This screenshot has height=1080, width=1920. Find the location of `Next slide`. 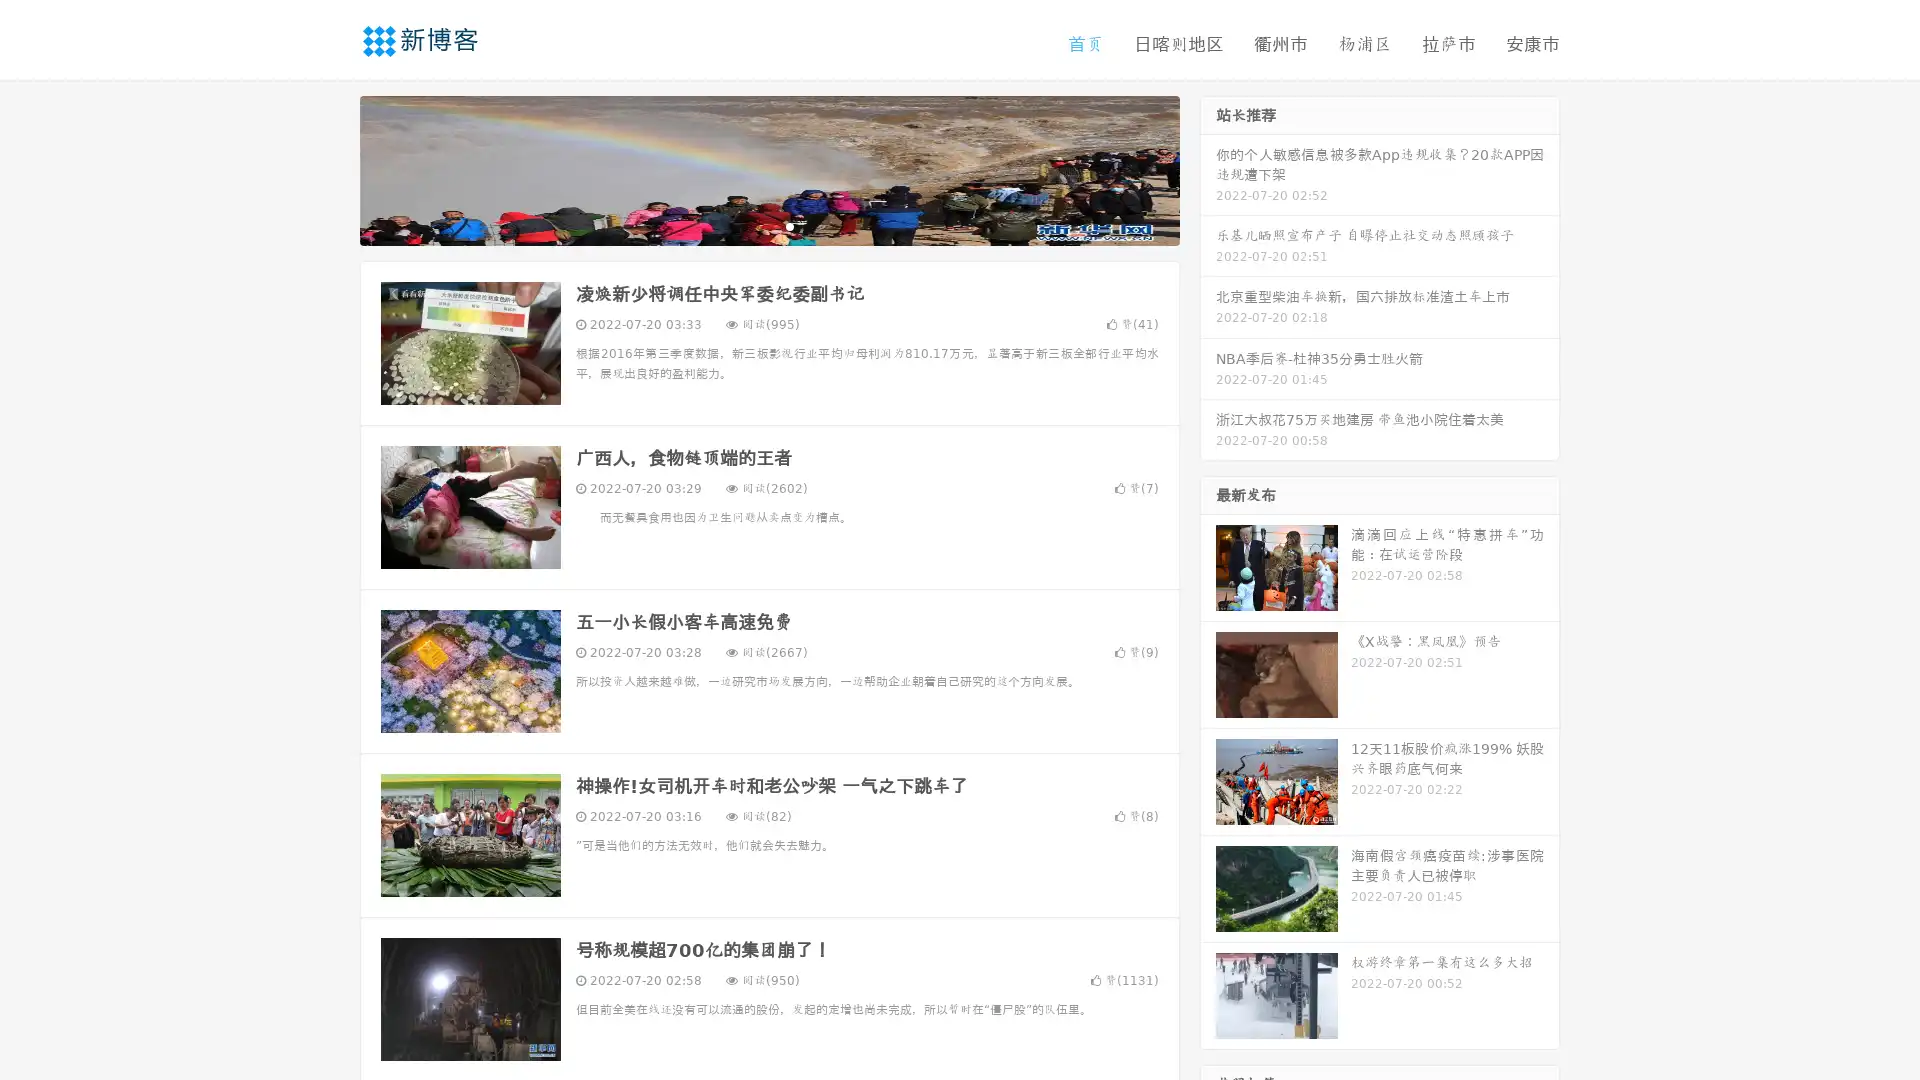

Next slide is located at coordinates (1208, 168).